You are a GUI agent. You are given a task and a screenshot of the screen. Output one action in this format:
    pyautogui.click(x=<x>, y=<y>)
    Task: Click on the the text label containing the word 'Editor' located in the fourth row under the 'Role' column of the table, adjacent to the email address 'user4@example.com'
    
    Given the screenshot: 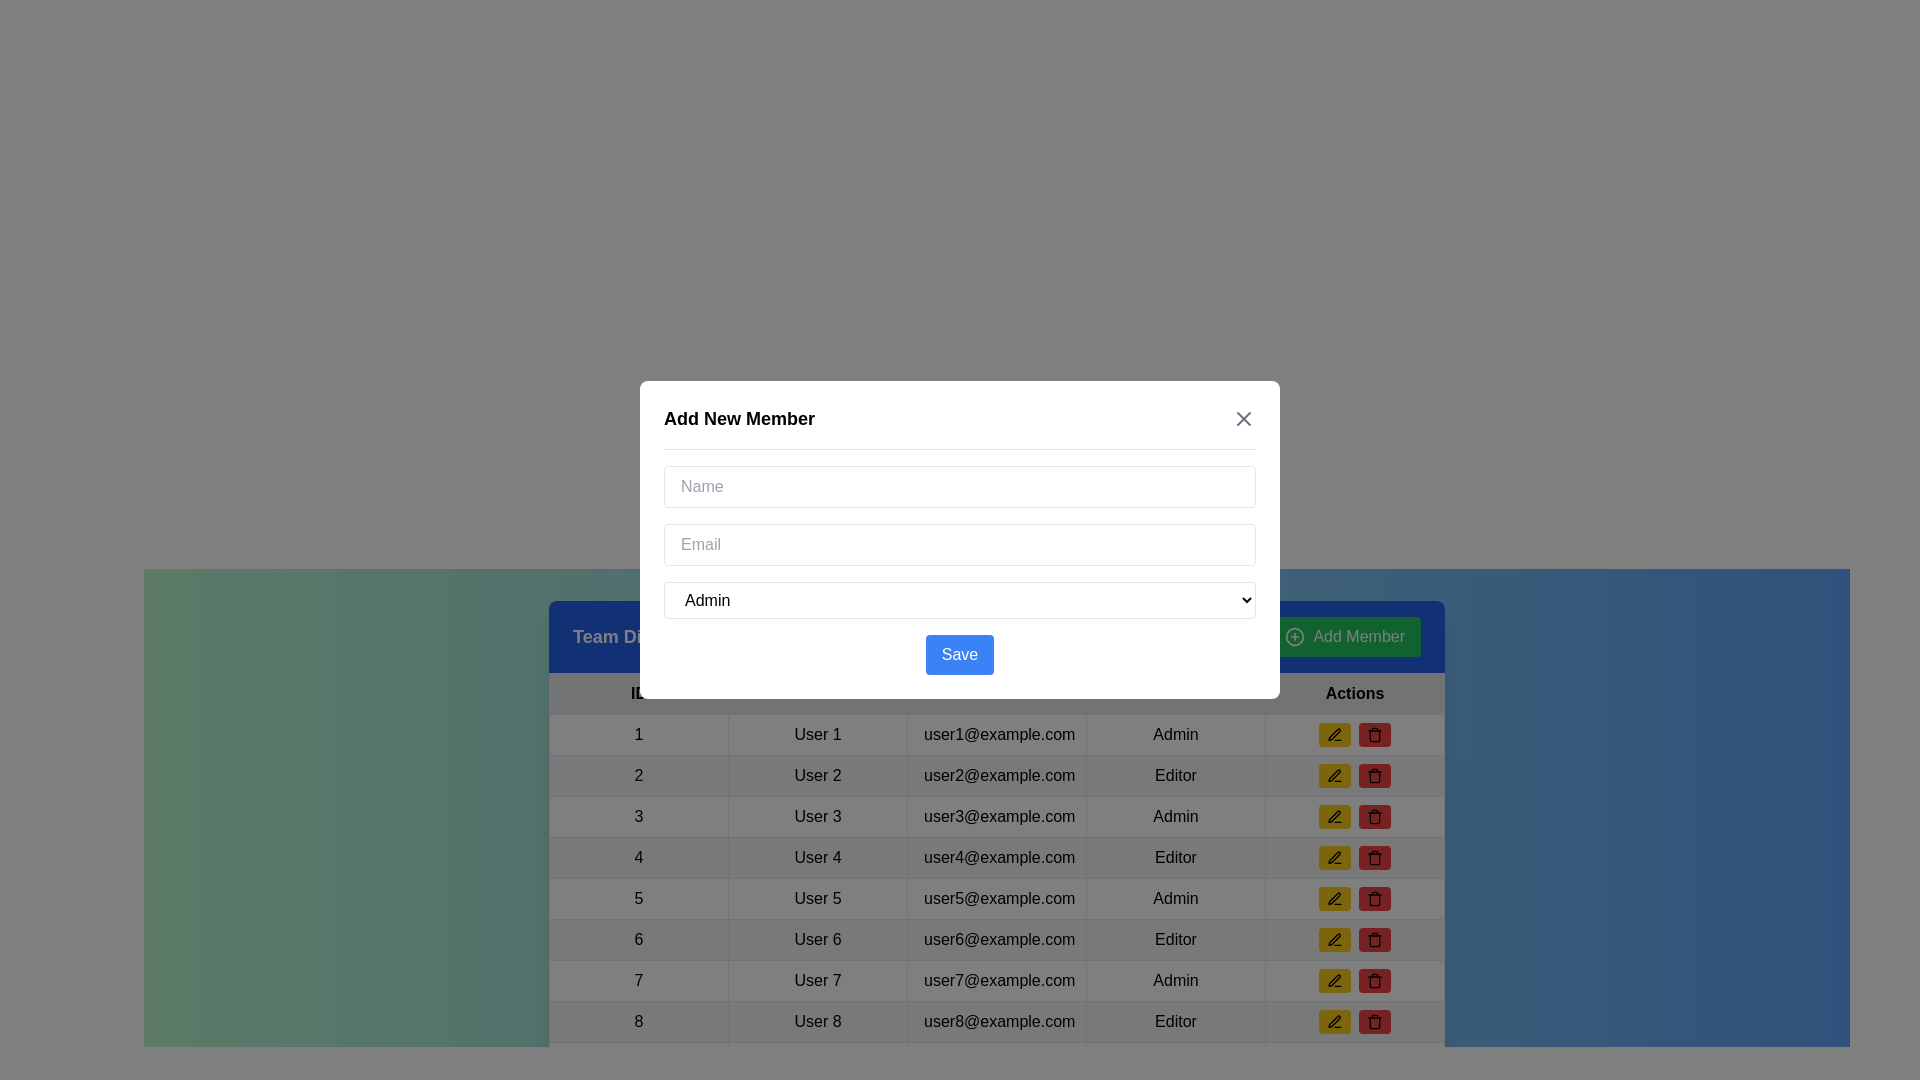 What is the action you would take?
    pyautogui.click(x=1176, y=856)
    